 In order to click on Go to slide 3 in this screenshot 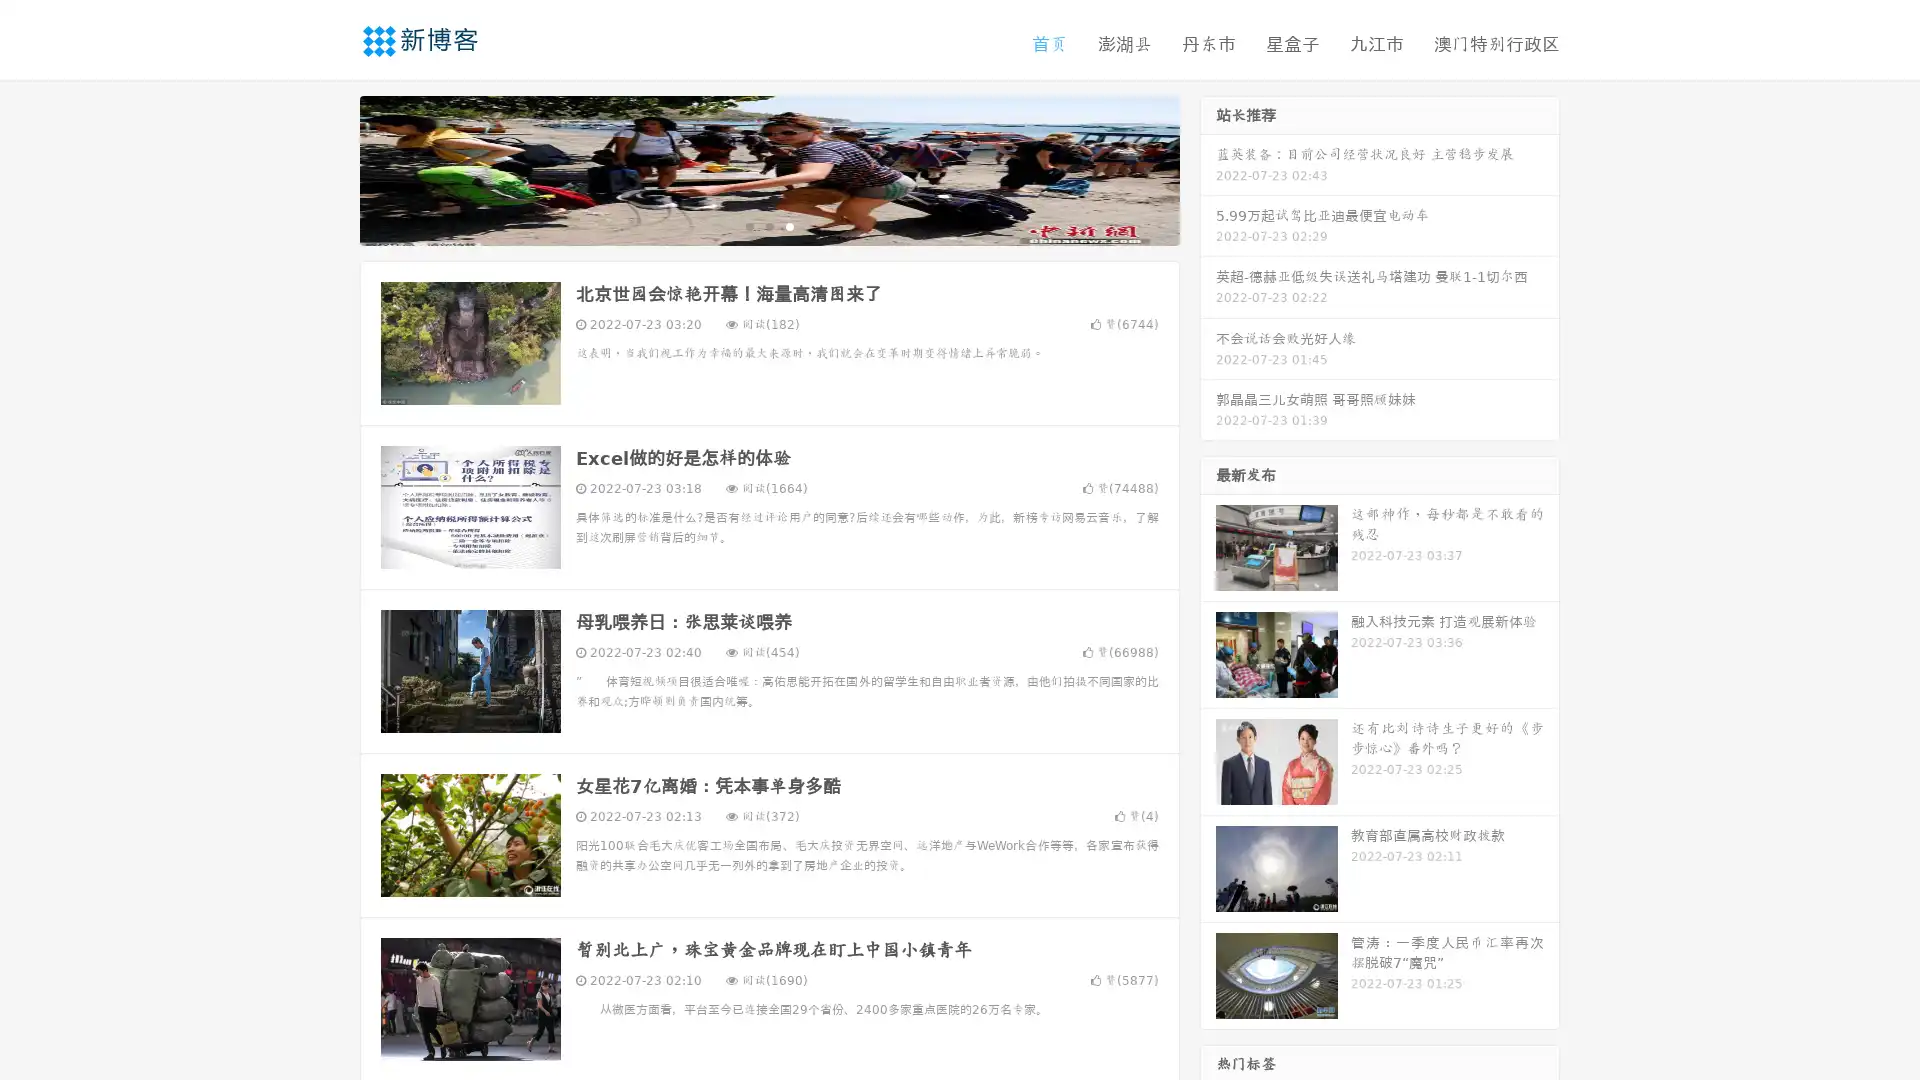, I will do `click(789, 225)`.